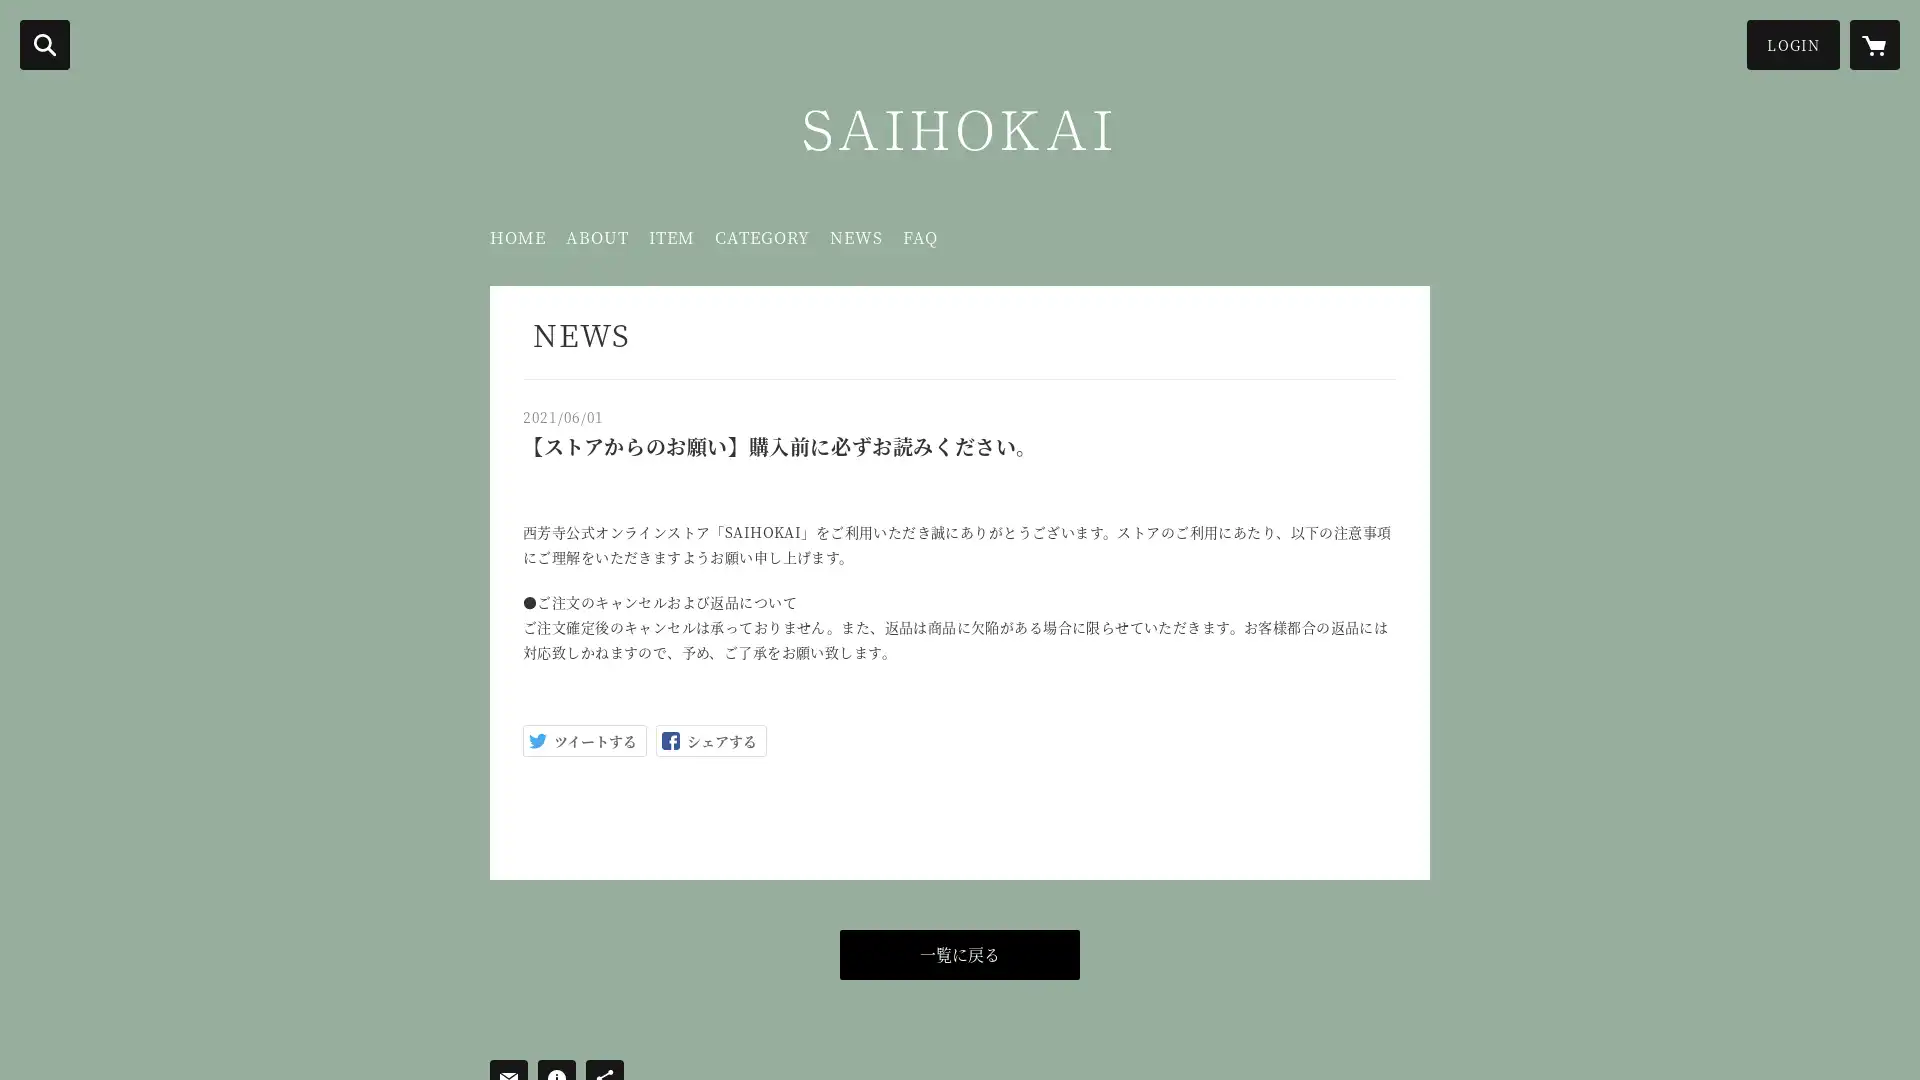  Describe the element at coordinates (1793, 45) in the screenshot. I see `LOGIN` at that location.